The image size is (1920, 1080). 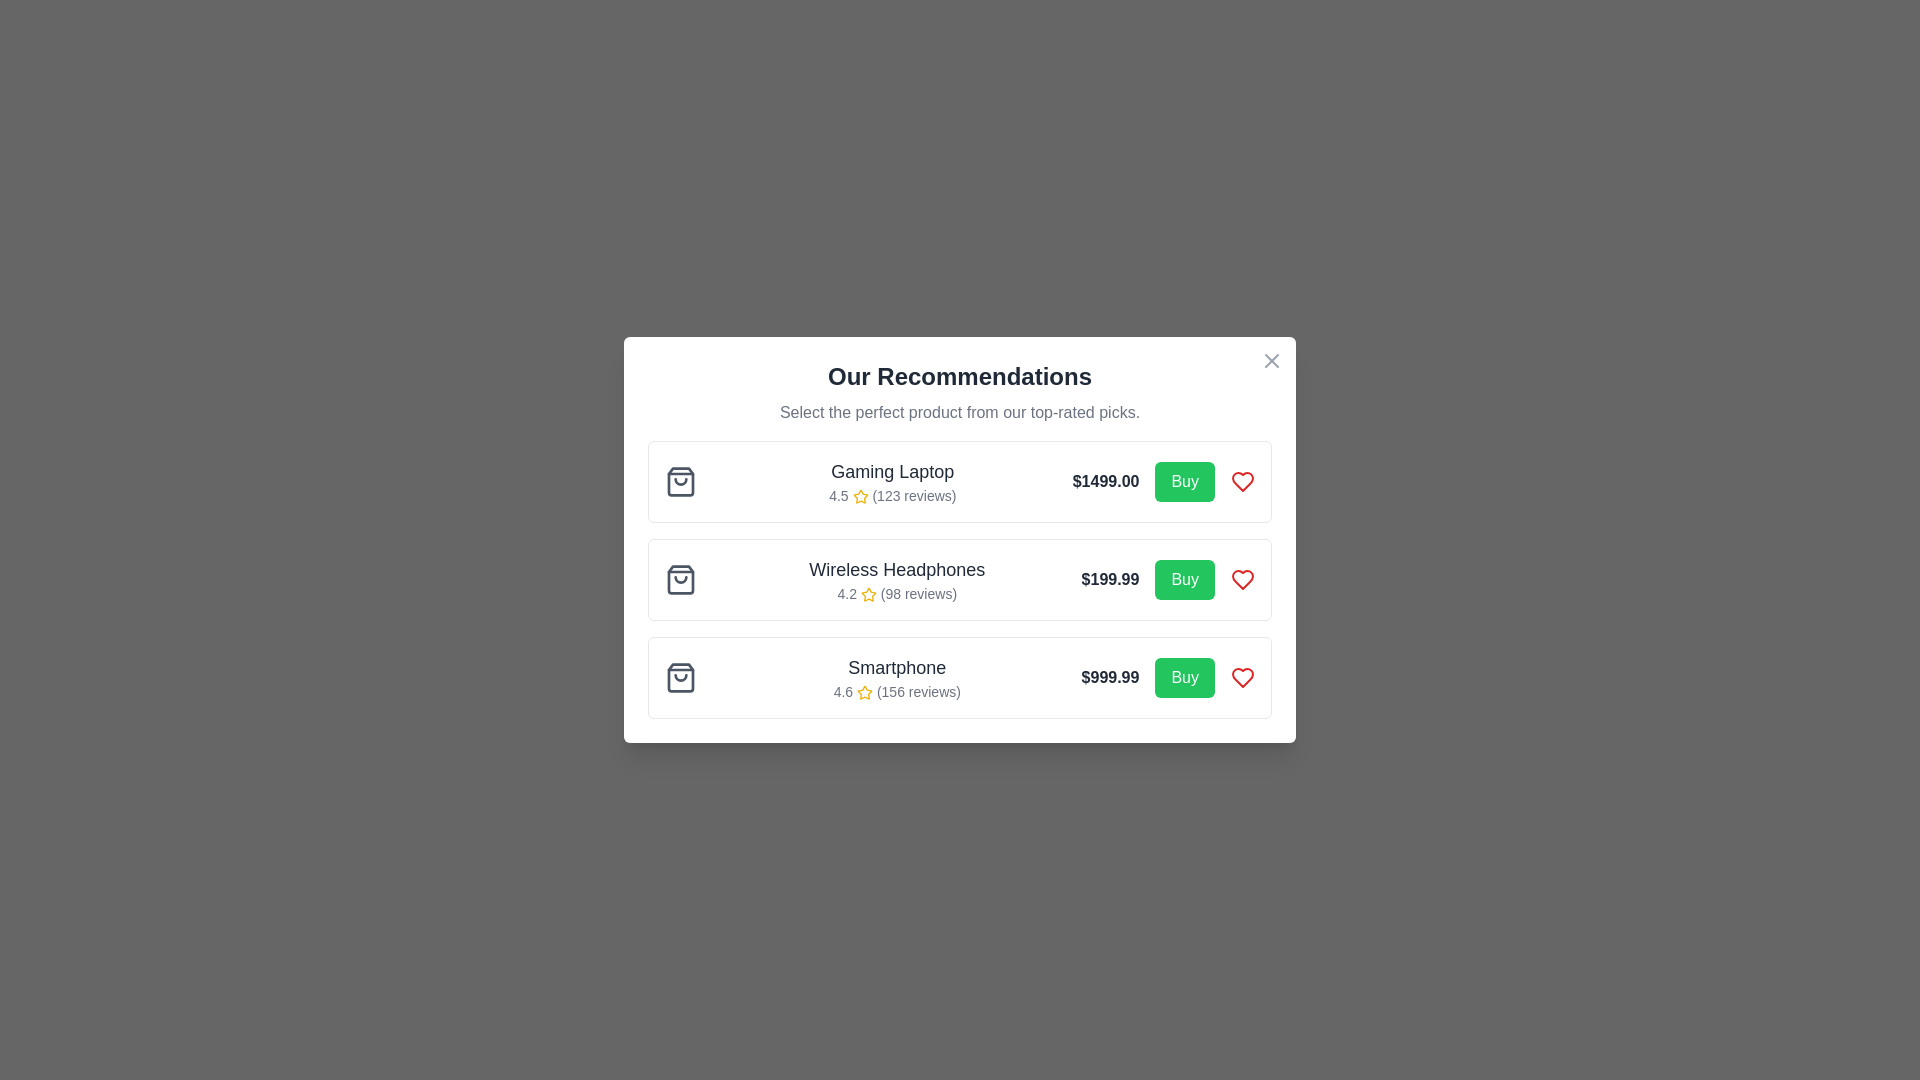 What do you see at coordinates (860, 496) in the screenshot?
I see `the star icon representing the review rating next to the text '4.5 (123 reviews)' in the rating section of the 'Gaming Laptop' recommendation card` at bounding box center [860, 496].